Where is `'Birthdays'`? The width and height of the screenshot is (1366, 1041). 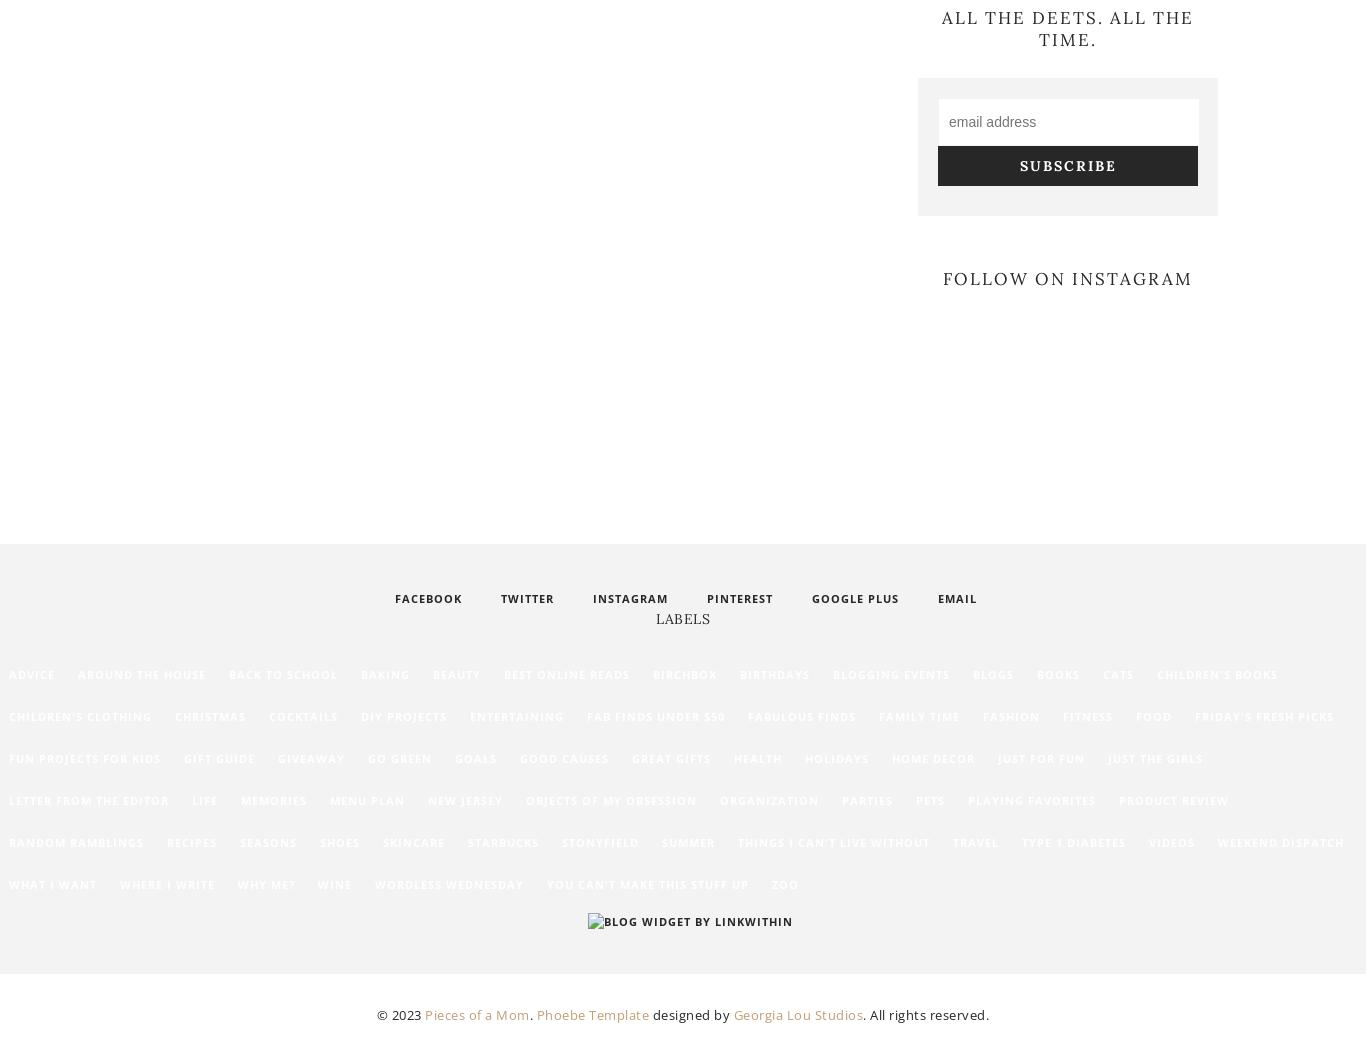 'Birthdays' is located at coordinates (774, 673).